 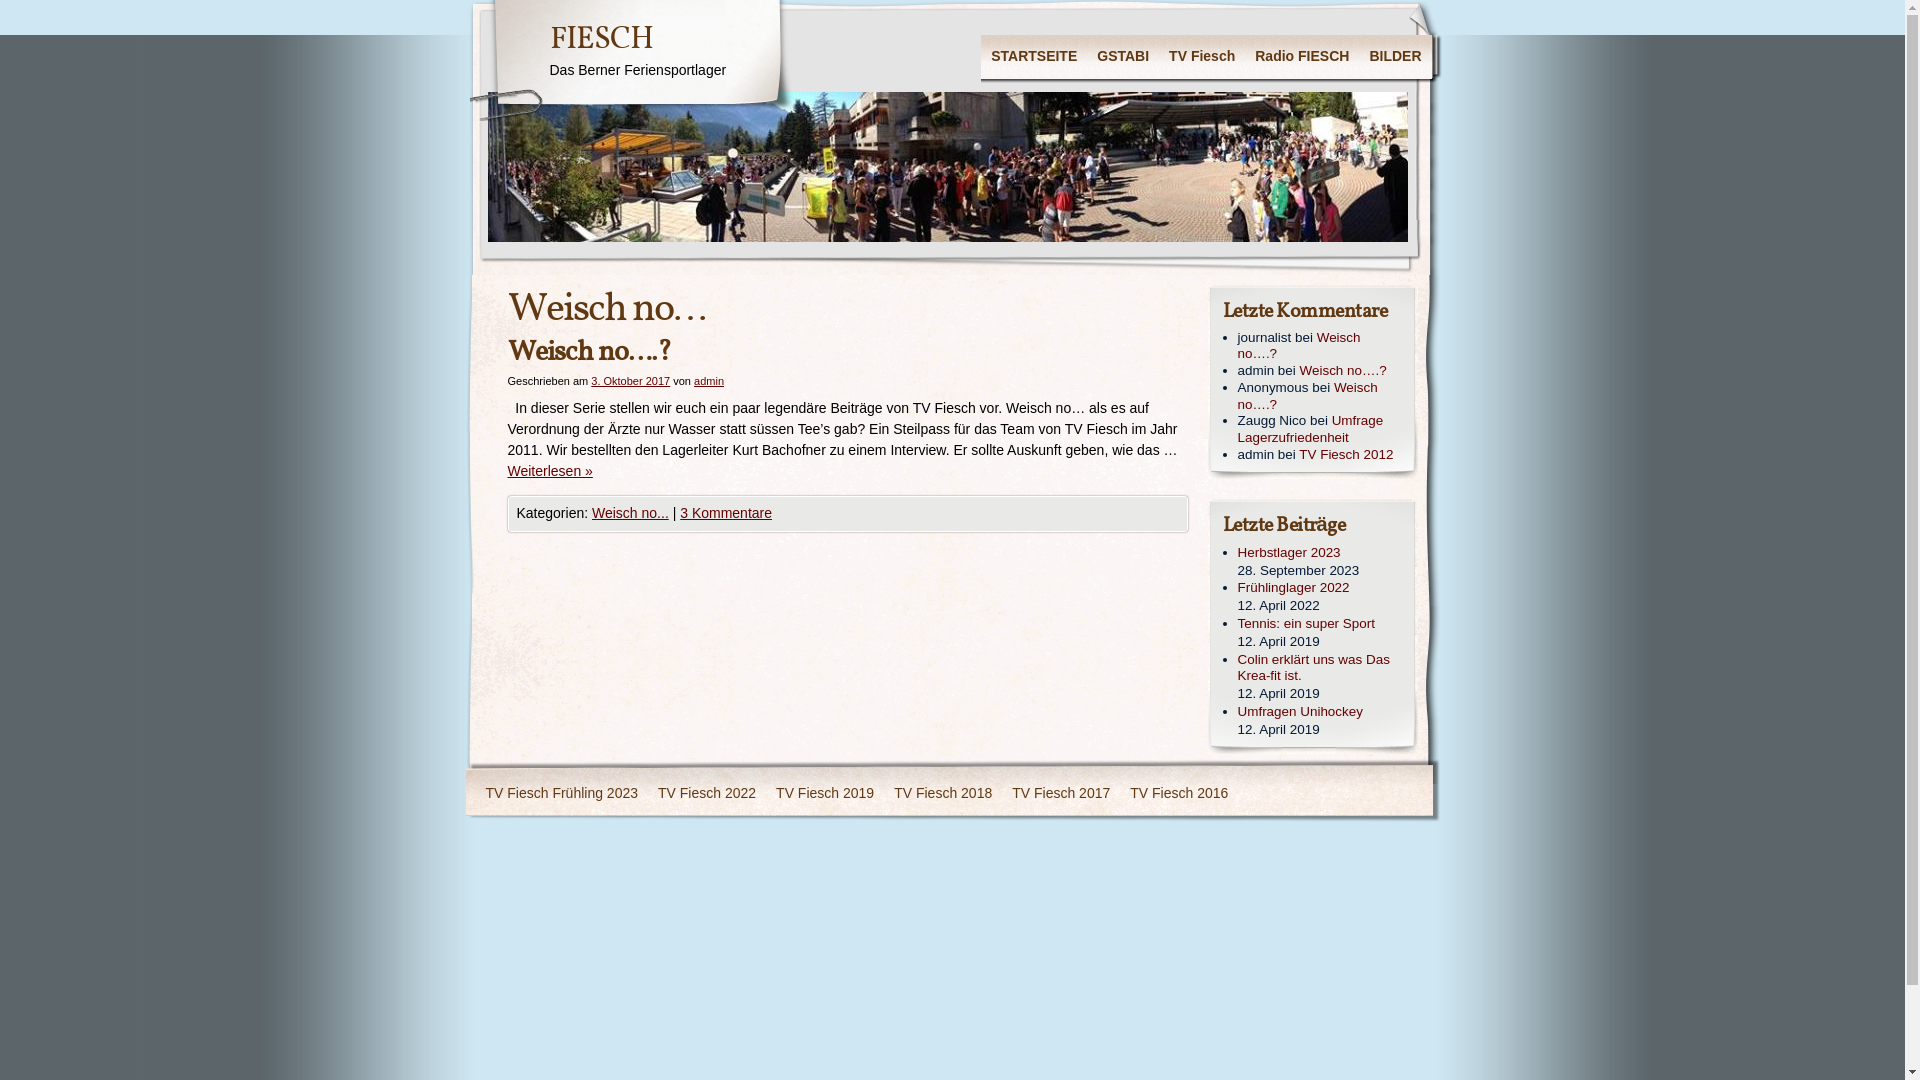 What do you see at coordinates (1123, 56) in the screenshot?
I see `'GSTABI'` at bounding box center [1123, 56].